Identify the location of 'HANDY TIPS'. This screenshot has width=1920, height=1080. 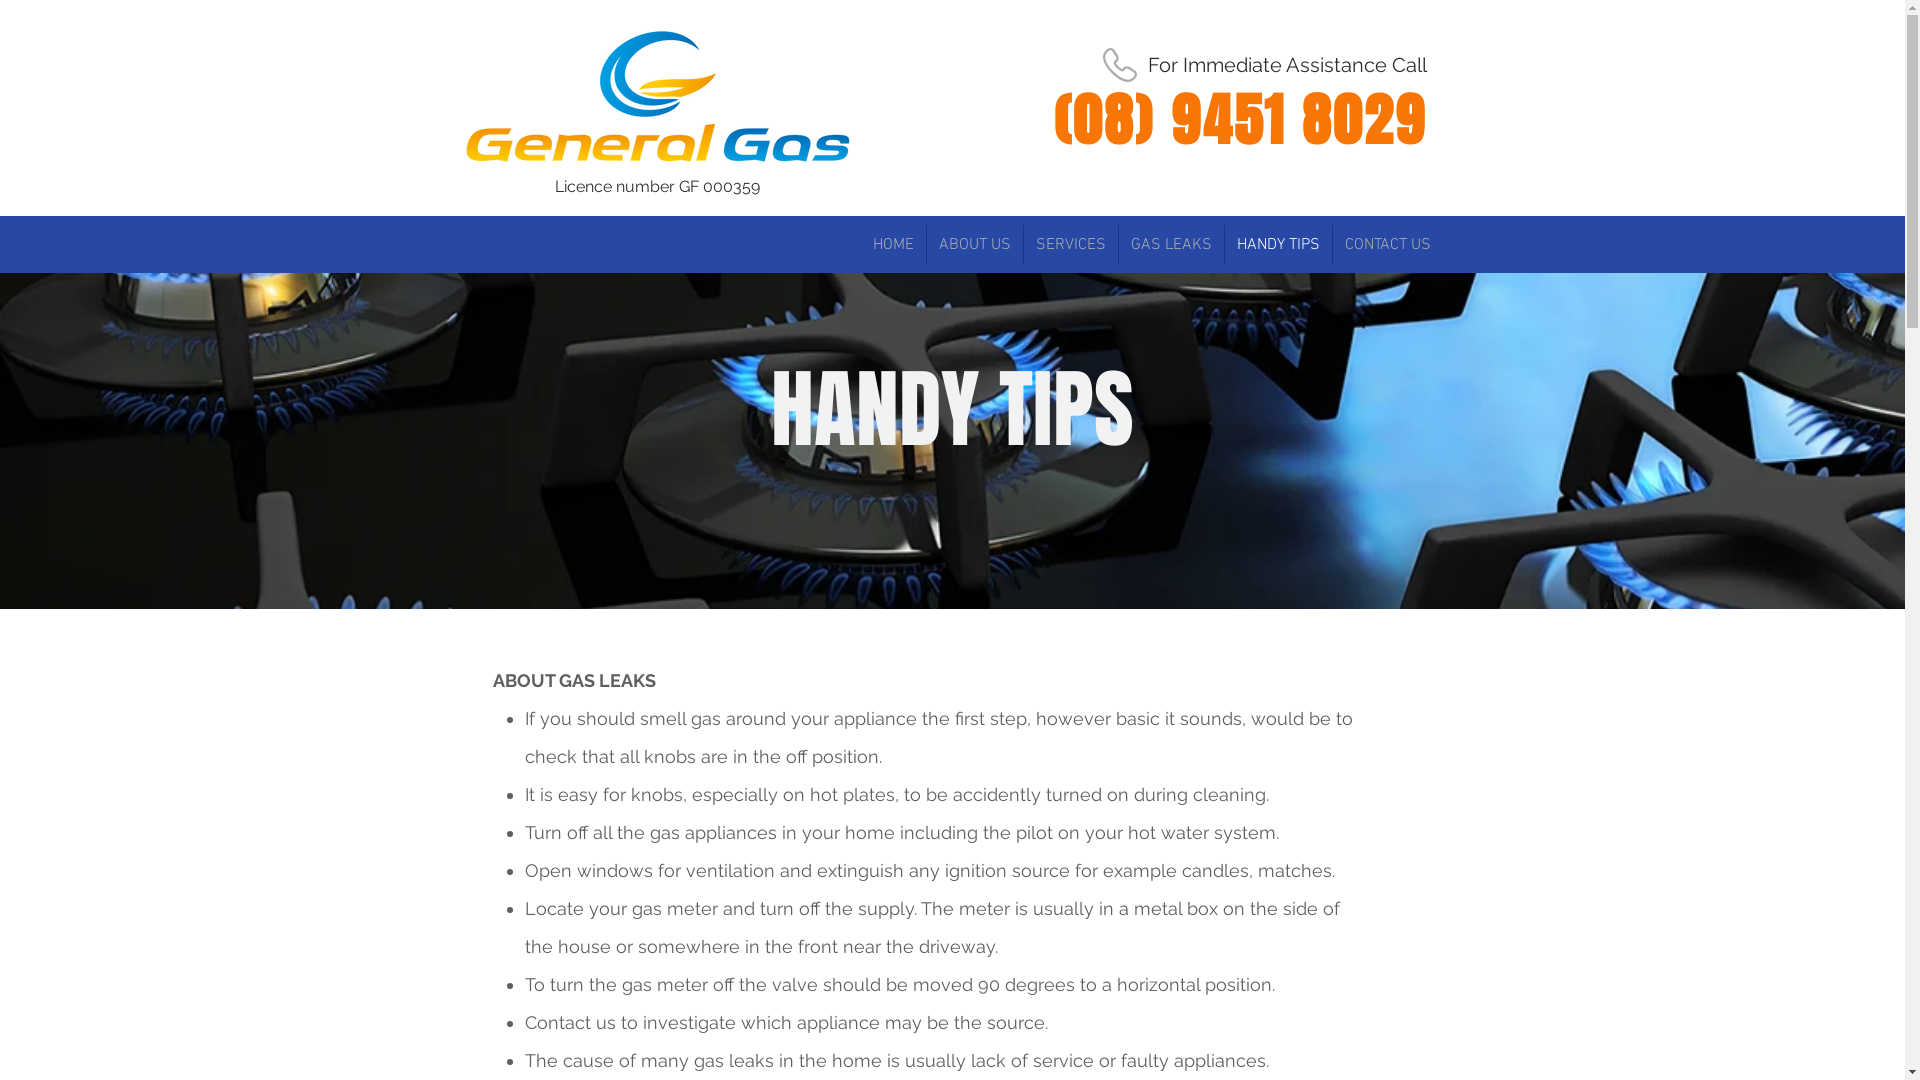
(1276, 244).